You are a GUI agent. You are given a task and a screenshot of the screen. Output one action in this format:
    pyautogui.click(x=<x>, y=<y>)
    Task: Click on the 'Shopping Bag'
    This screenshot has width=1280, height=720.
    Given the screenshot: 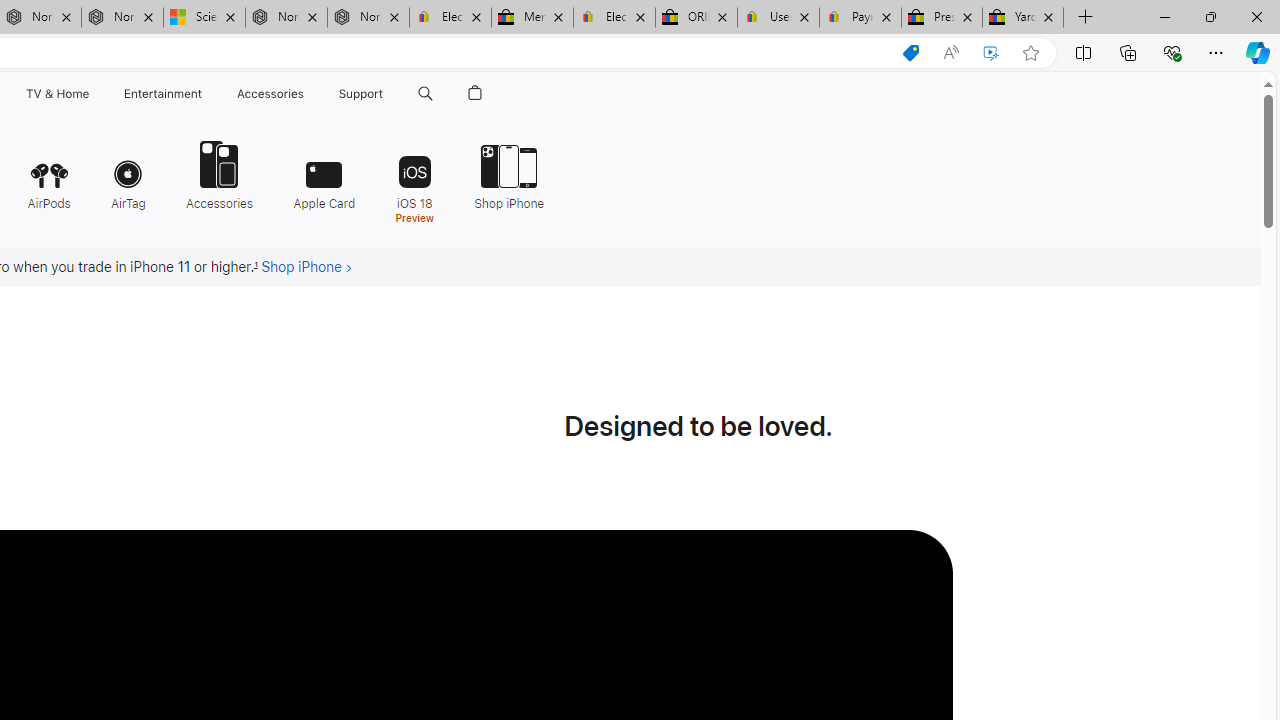 What is the action you would take?
    pyautogui.click(x=474, y=93)
    